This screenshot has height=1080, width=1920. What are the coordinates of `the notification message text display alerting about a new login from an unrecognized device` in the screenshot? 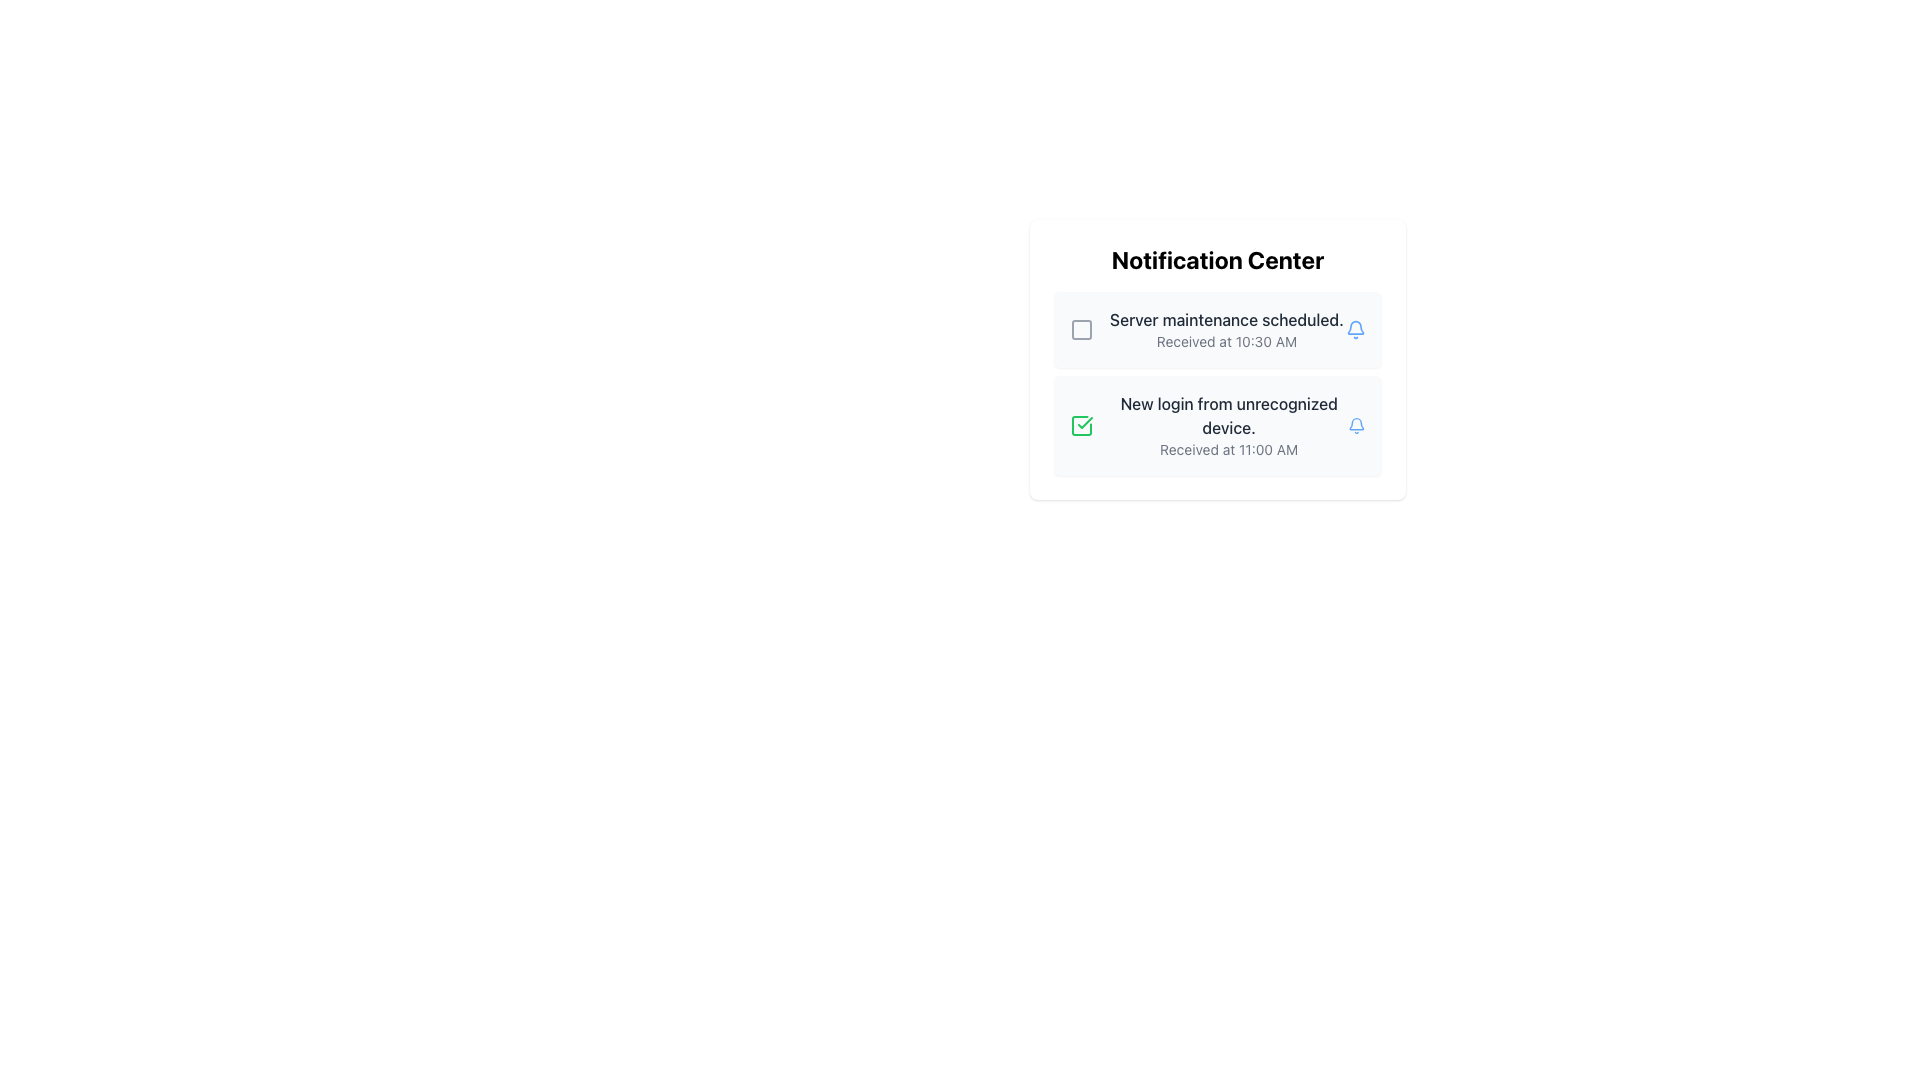 It's located at (1228, 415).